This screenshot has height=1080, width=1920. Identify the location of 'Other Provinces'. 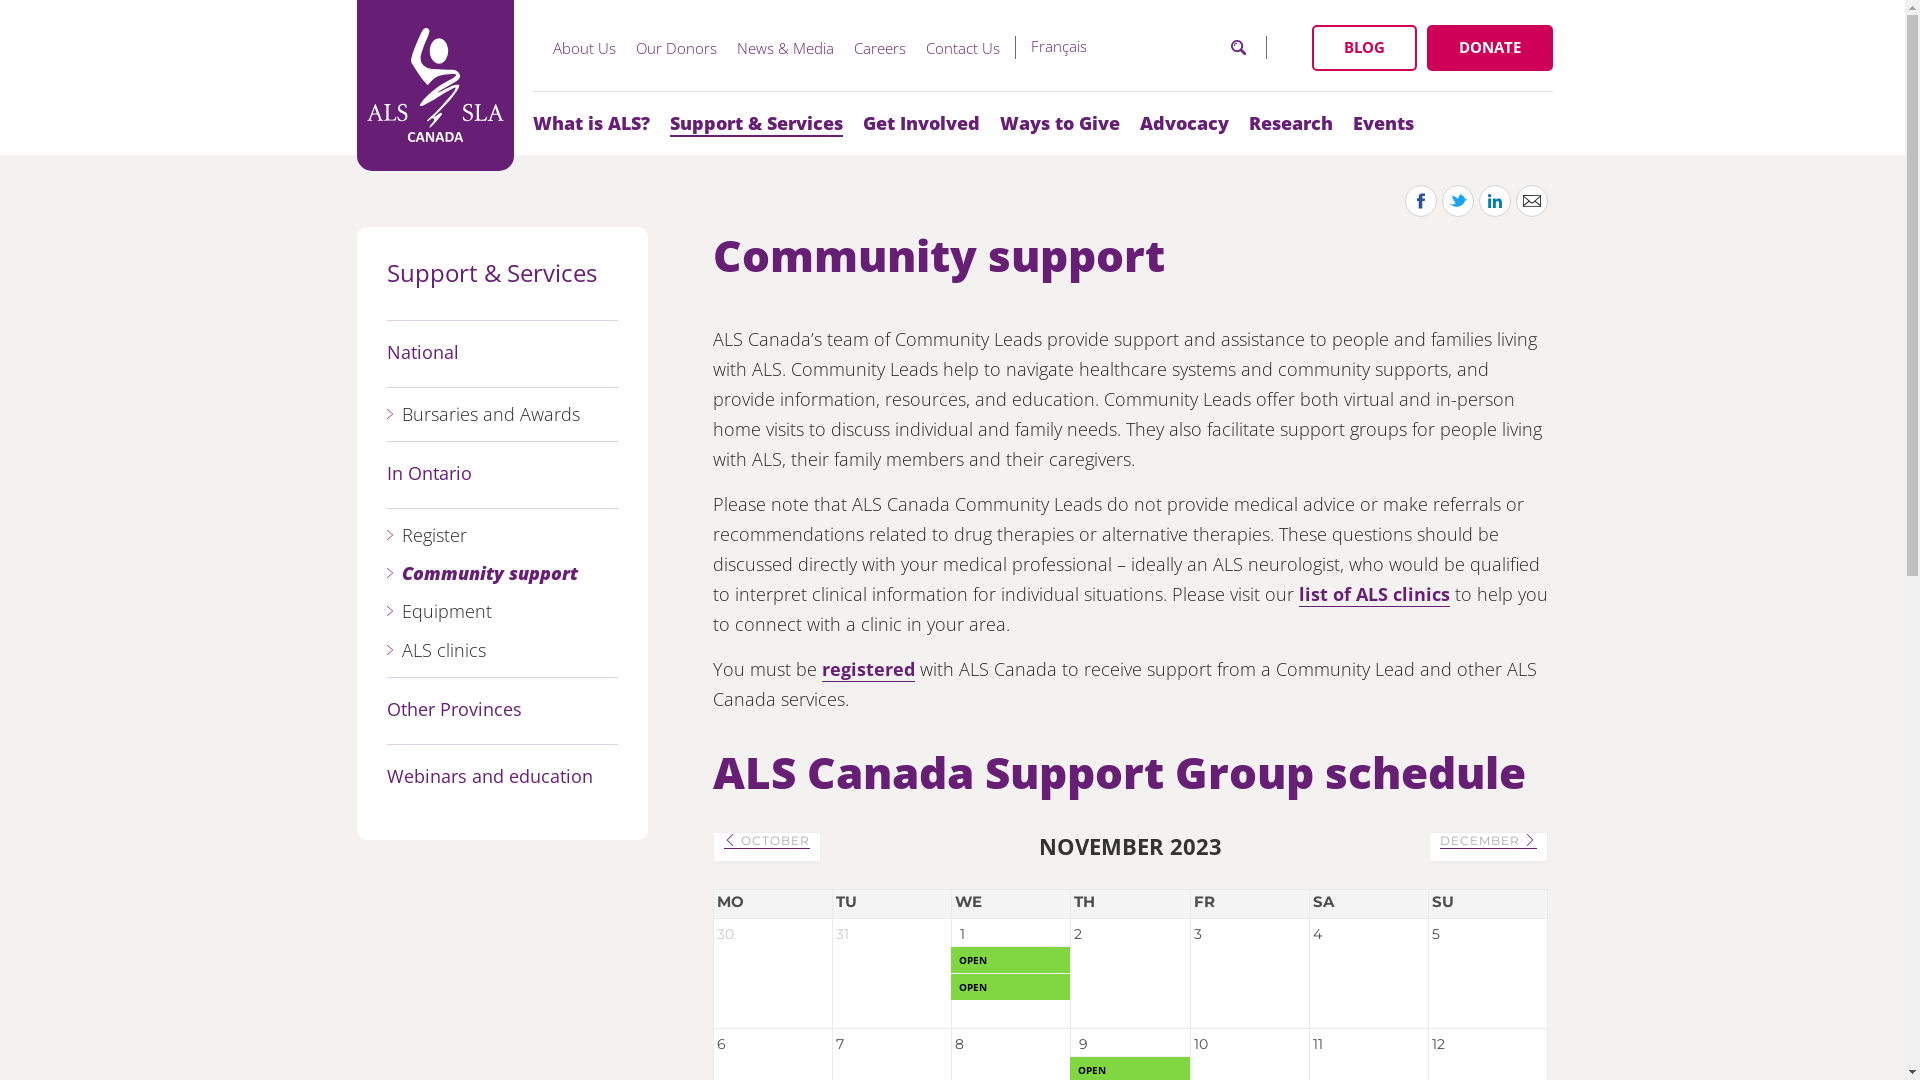
(453, 709).